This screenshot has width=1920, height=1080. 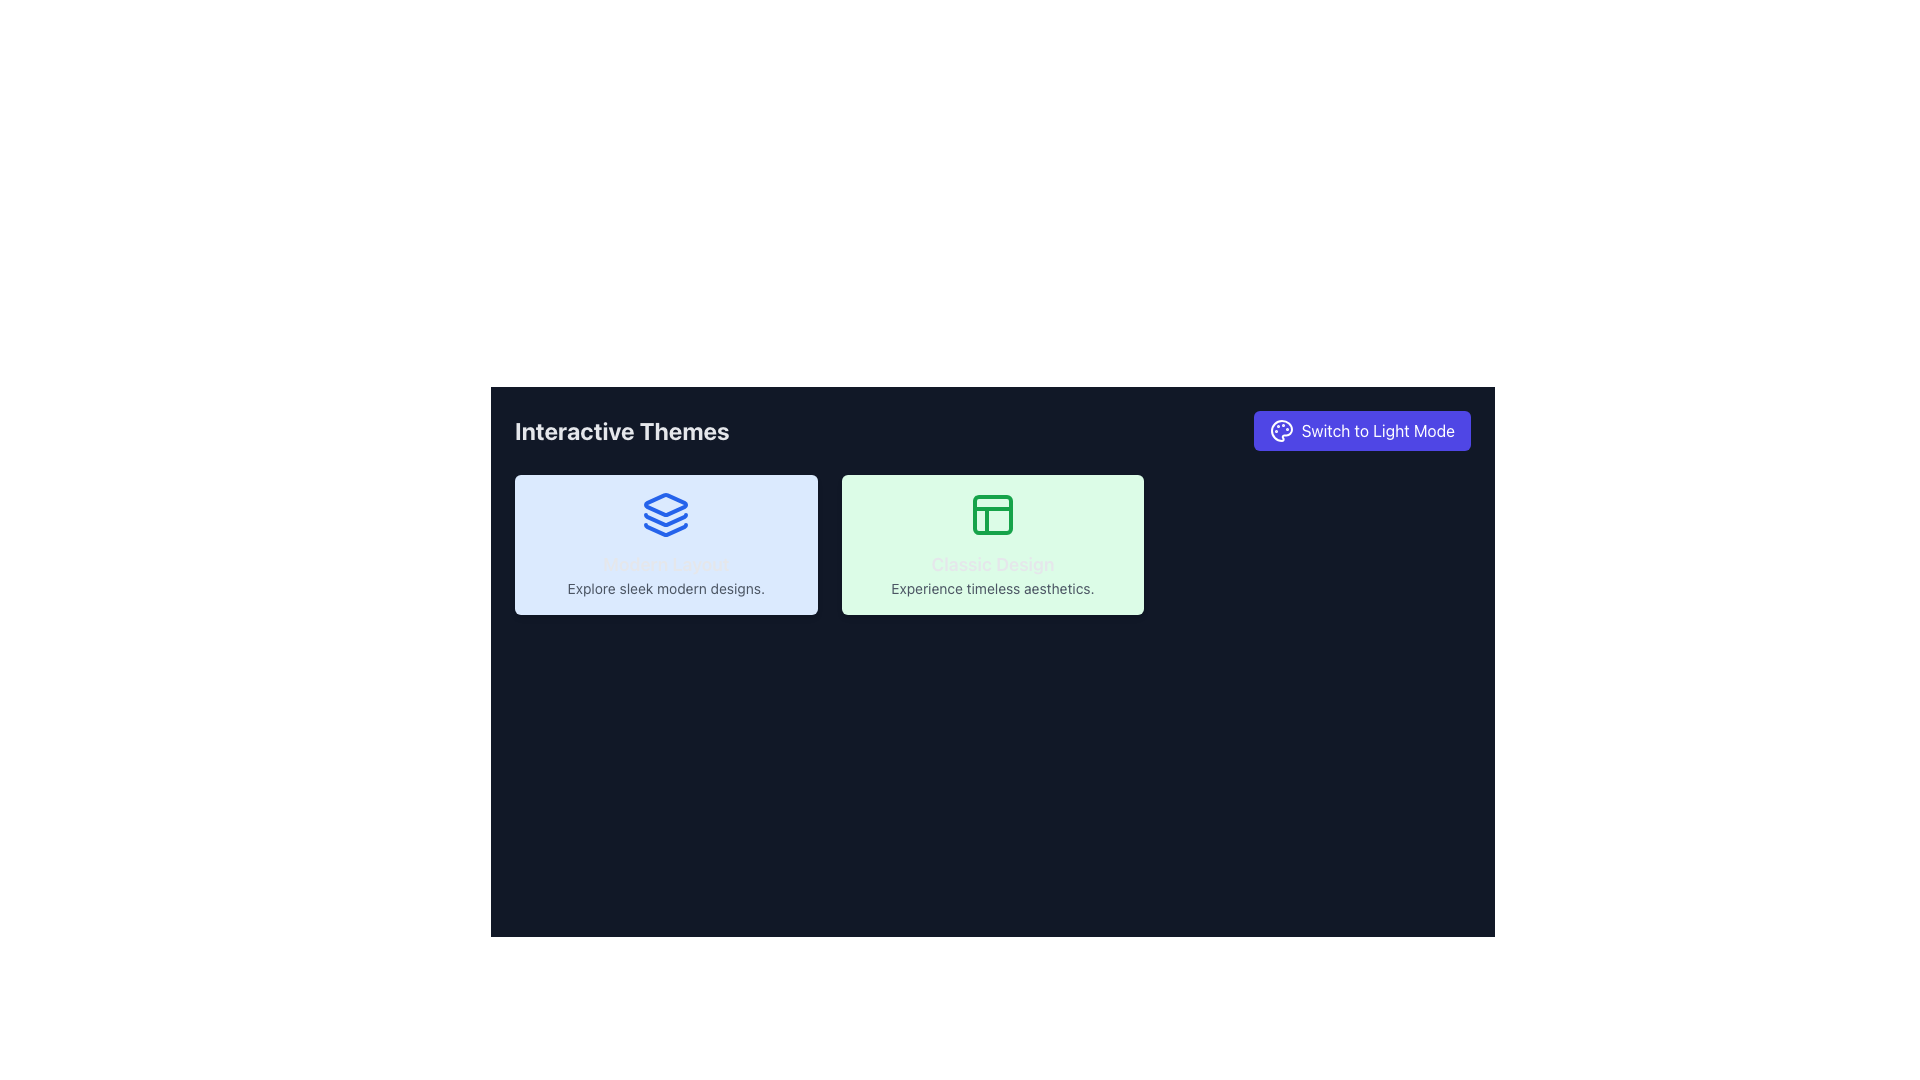 What do you see at coordinates (666, 574) in the screenshot?
I see `the descriptive label for the 'Modern Layout' option` at bounding box center [666, 574].